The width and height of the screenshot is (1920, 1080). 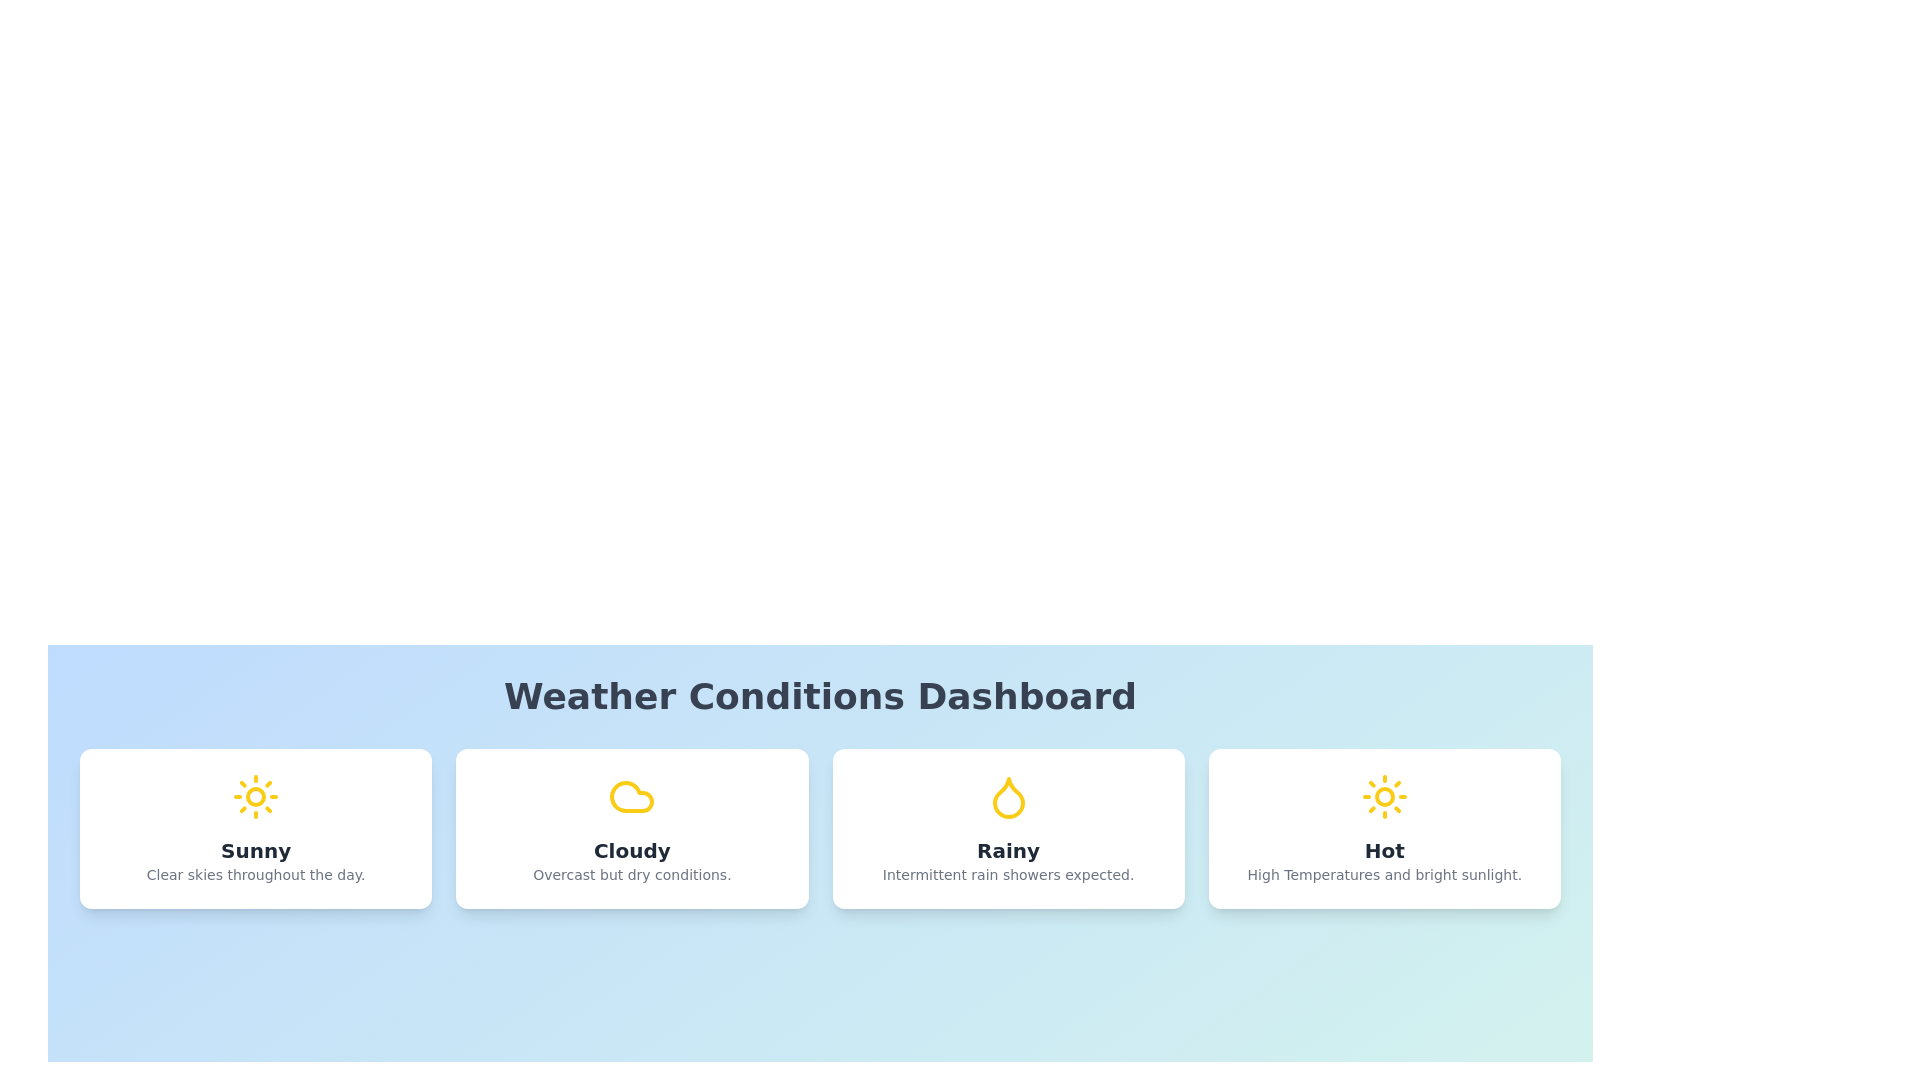 I want to click on keyboard navigation, so click(x=1008, y=829).